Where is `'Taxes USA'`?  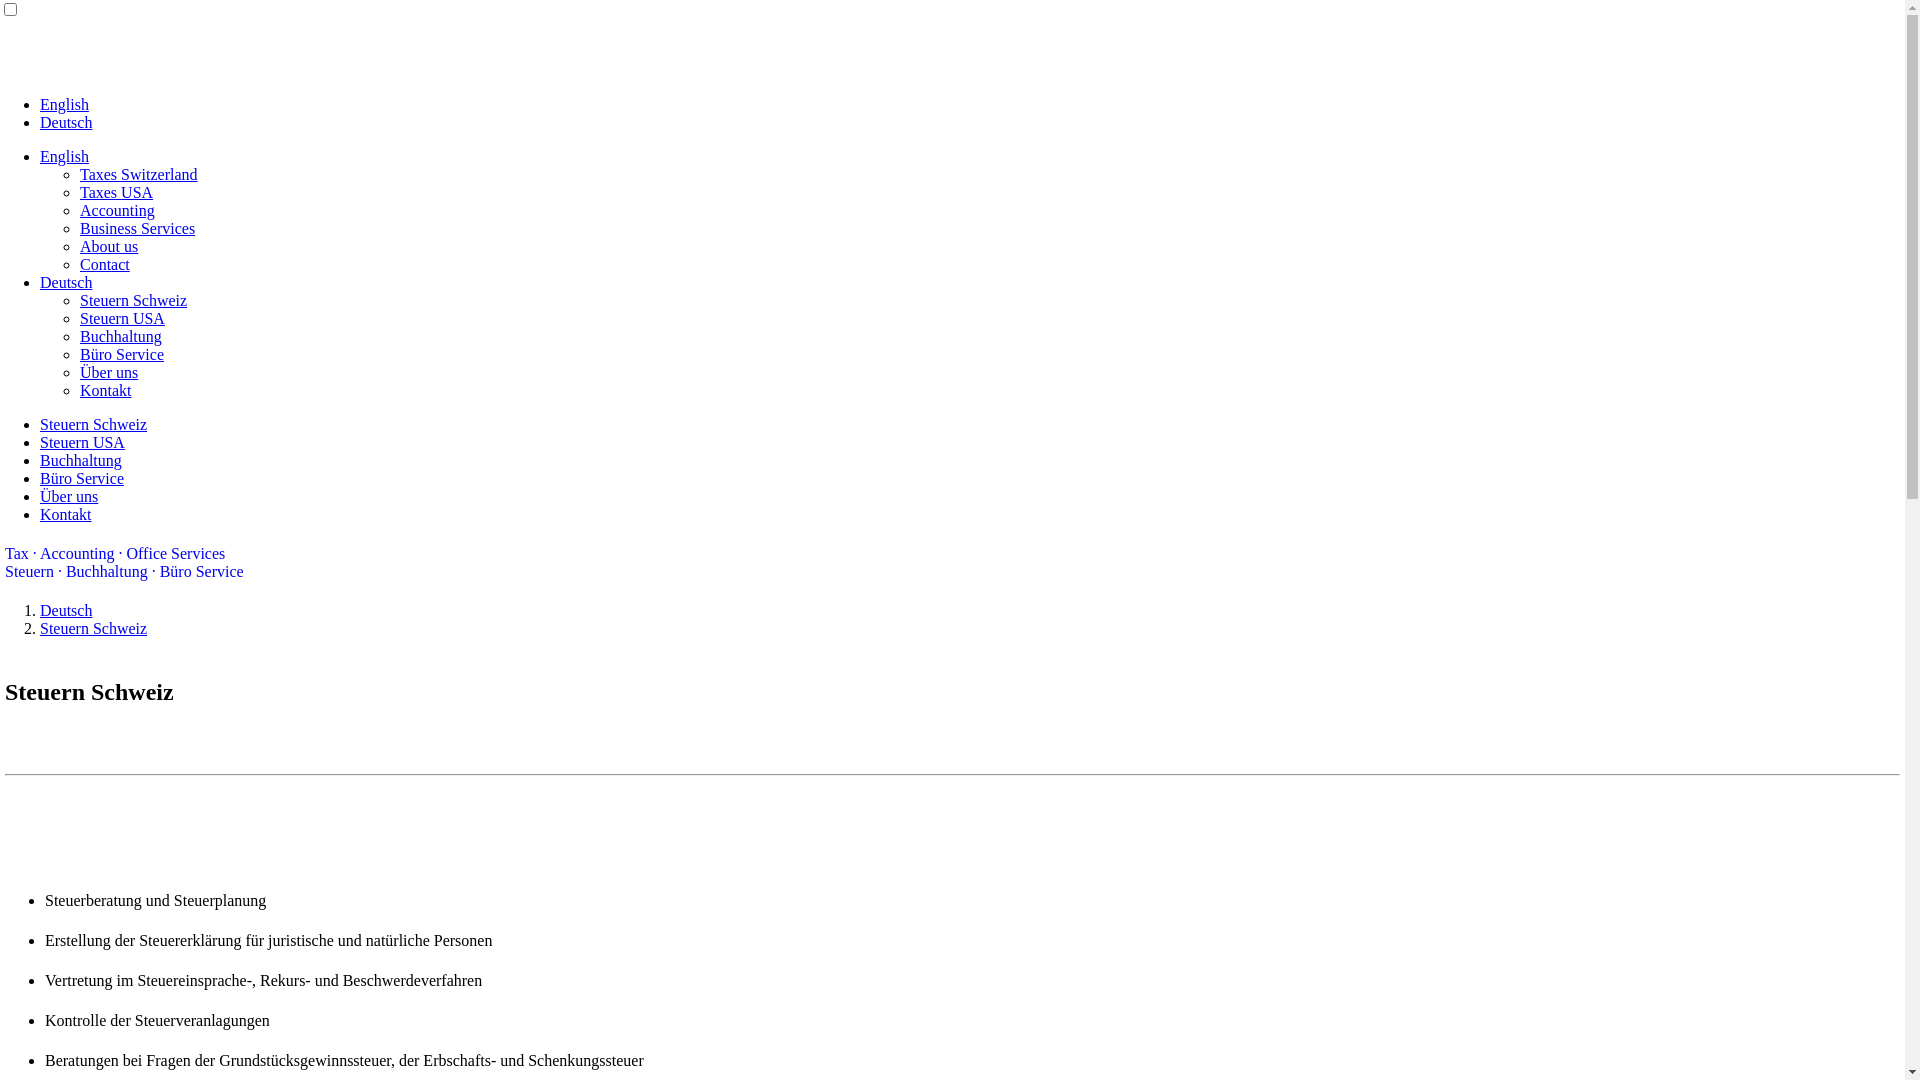 'Taxes USA' is located at coordinates (80, 192).